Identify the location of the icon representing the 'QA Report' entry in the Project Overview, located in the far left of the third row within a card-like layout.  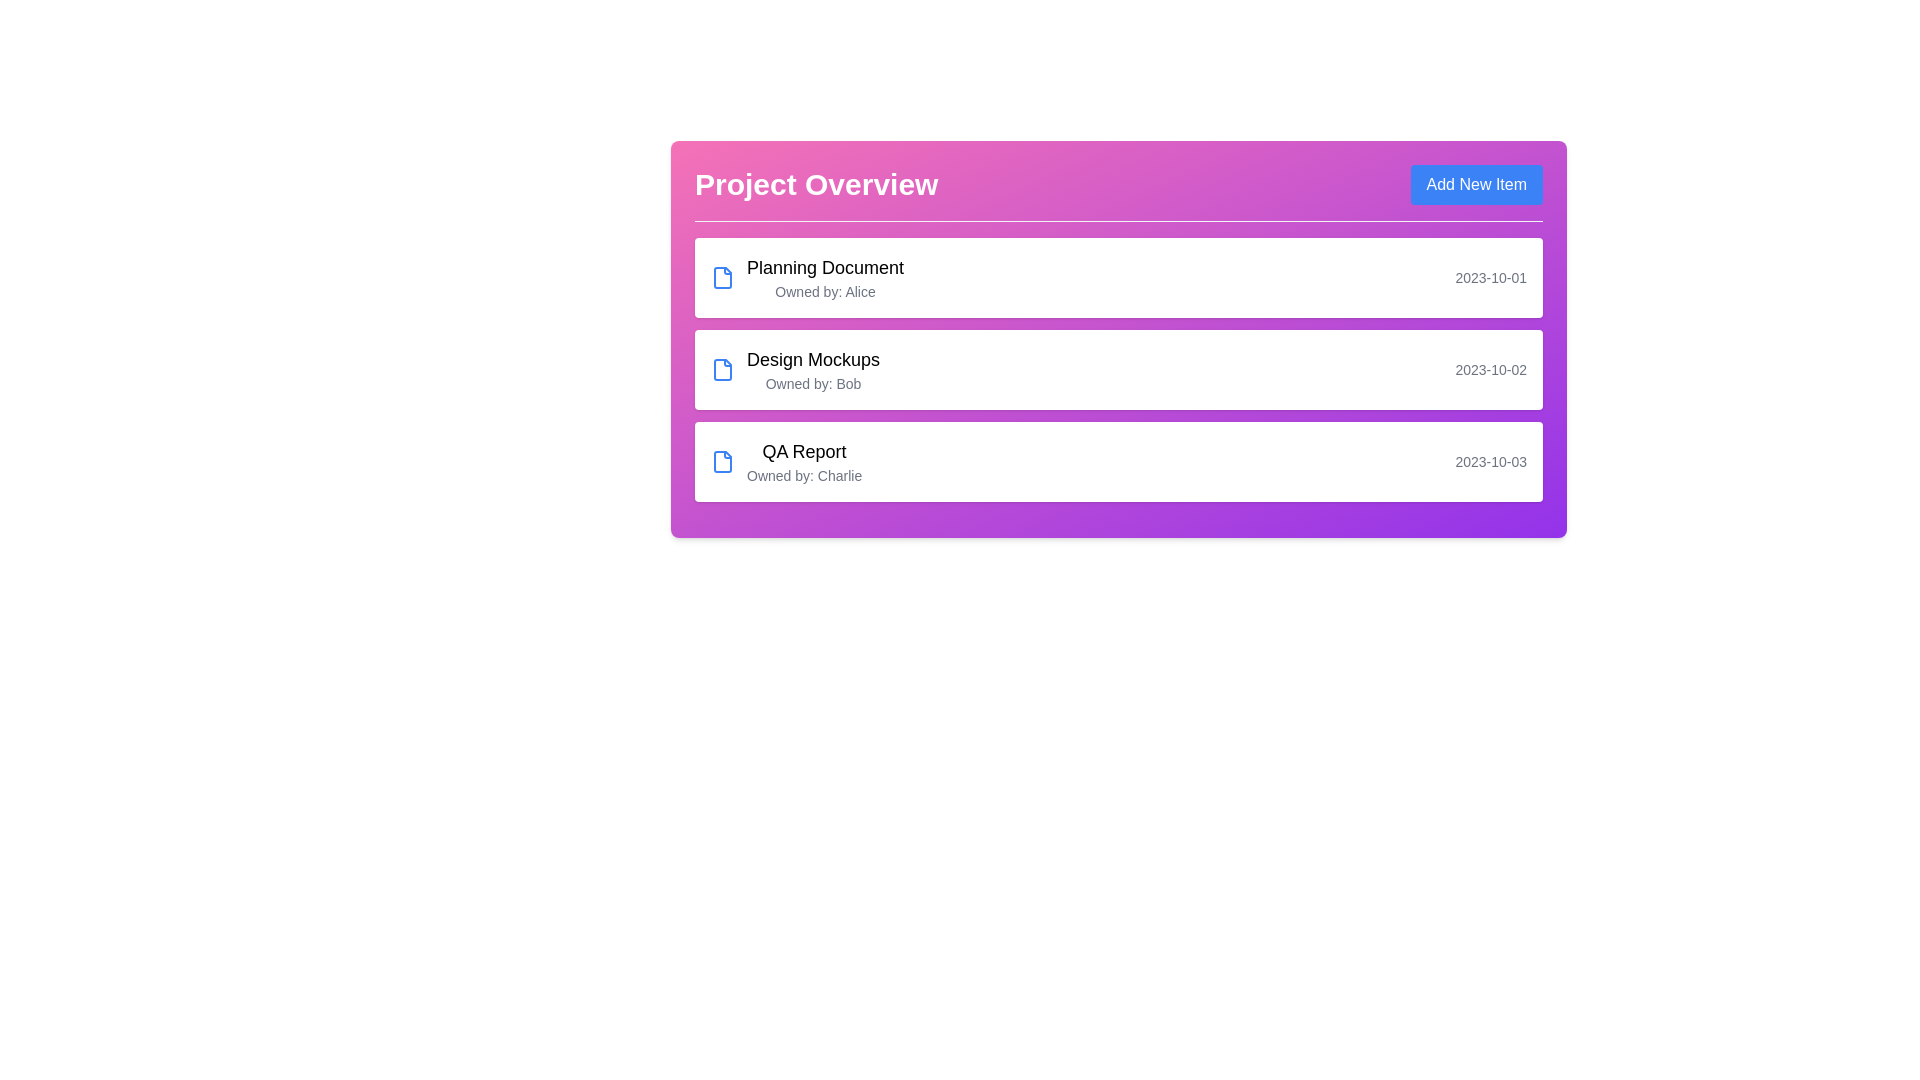
(722, 462).